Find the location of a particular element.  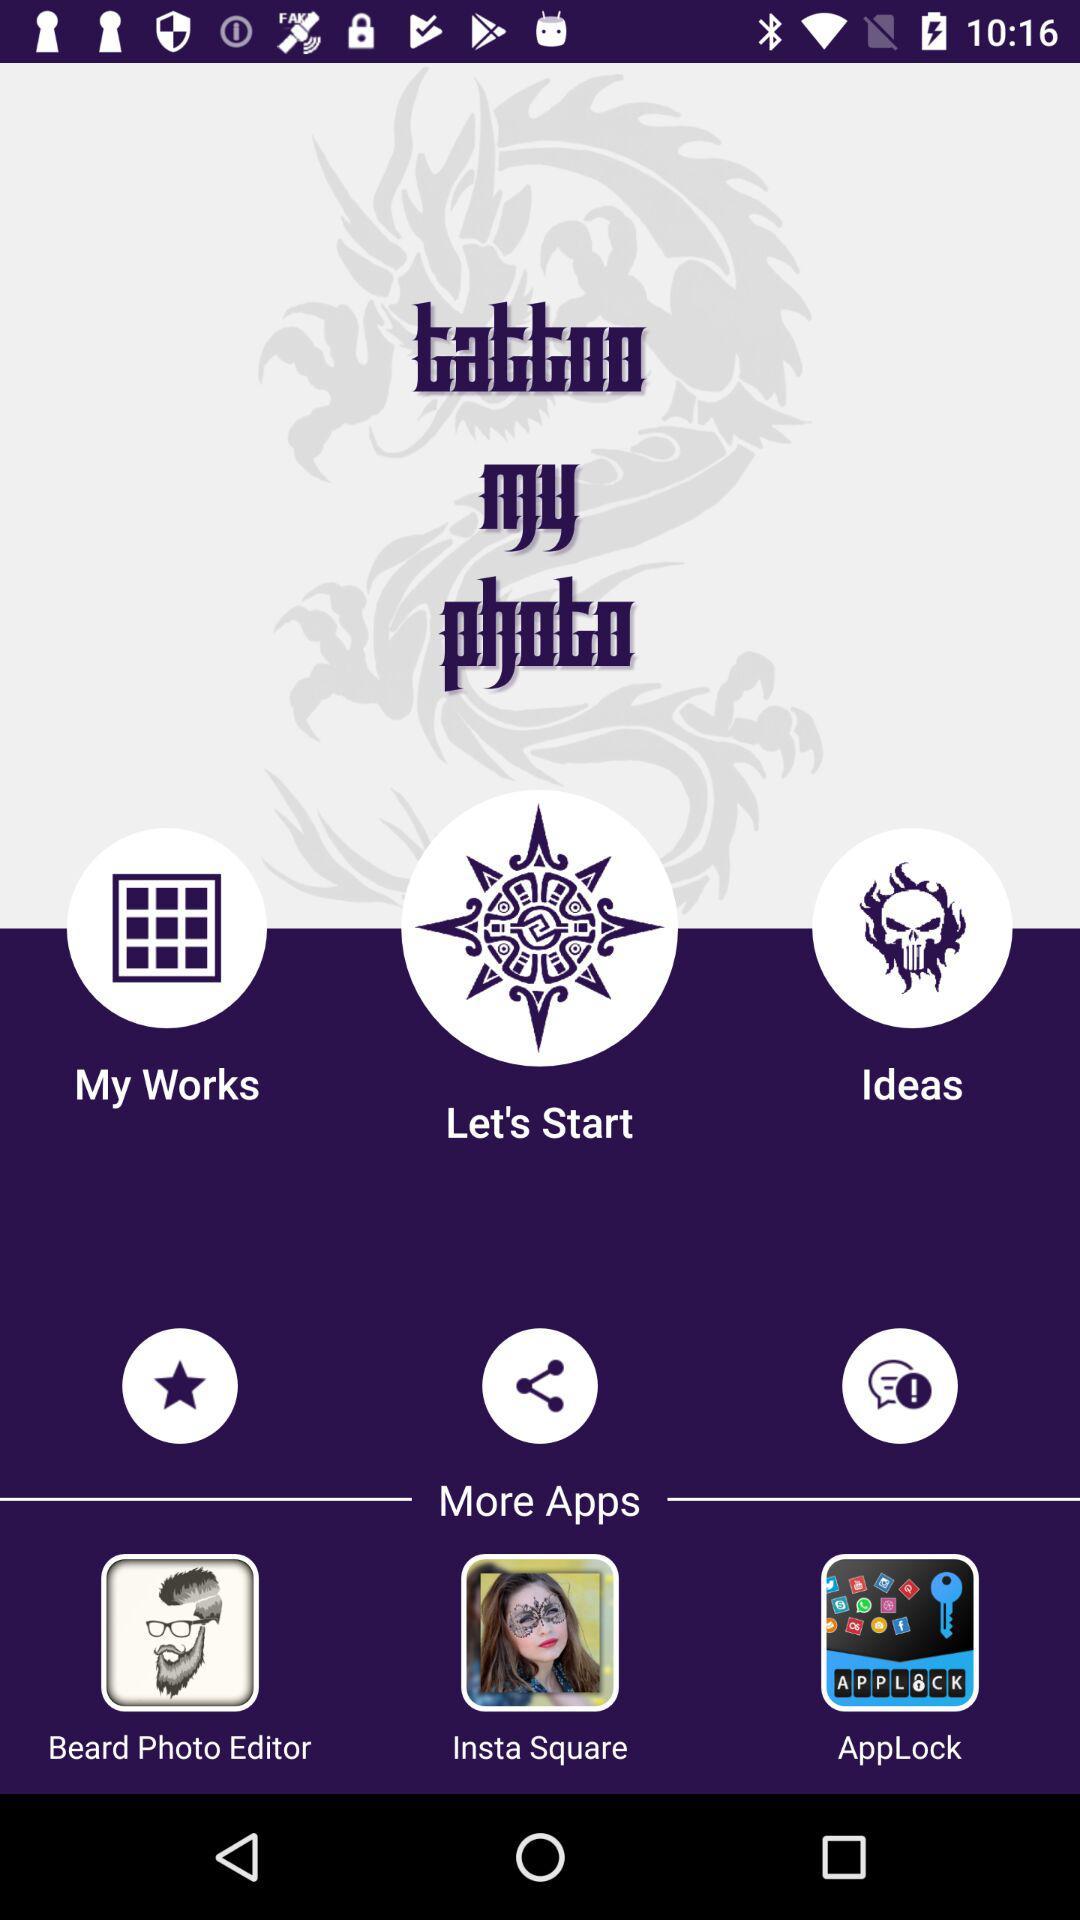

the item next to the beard photo editor icon is located at coordinates (540, 1745).